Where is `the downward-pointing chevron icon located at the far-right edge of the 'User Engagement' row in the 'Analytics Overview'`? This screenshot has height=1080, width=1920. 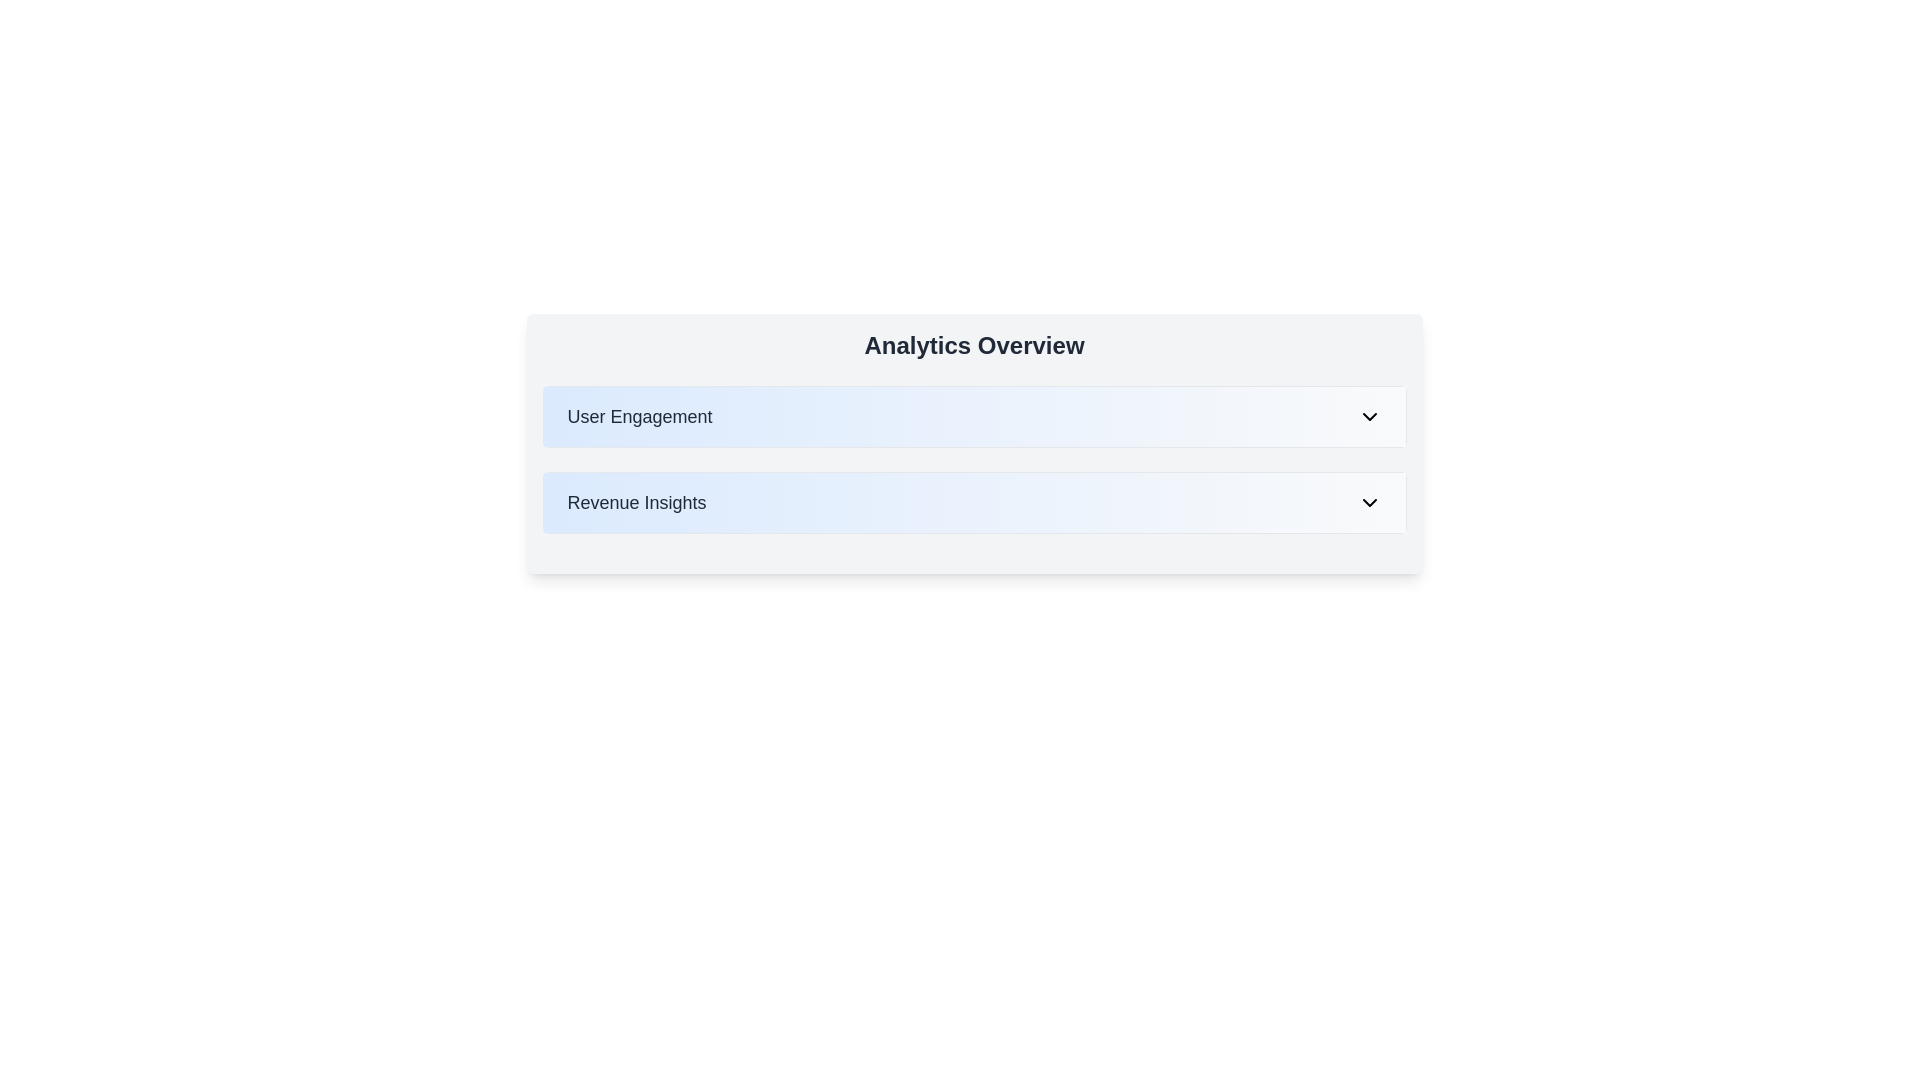
the downward-pointing chevron icon located at the far-right edge of the 'User Engagement' row in the 'Analytics Overview' is located at coordinates (1368, 415).